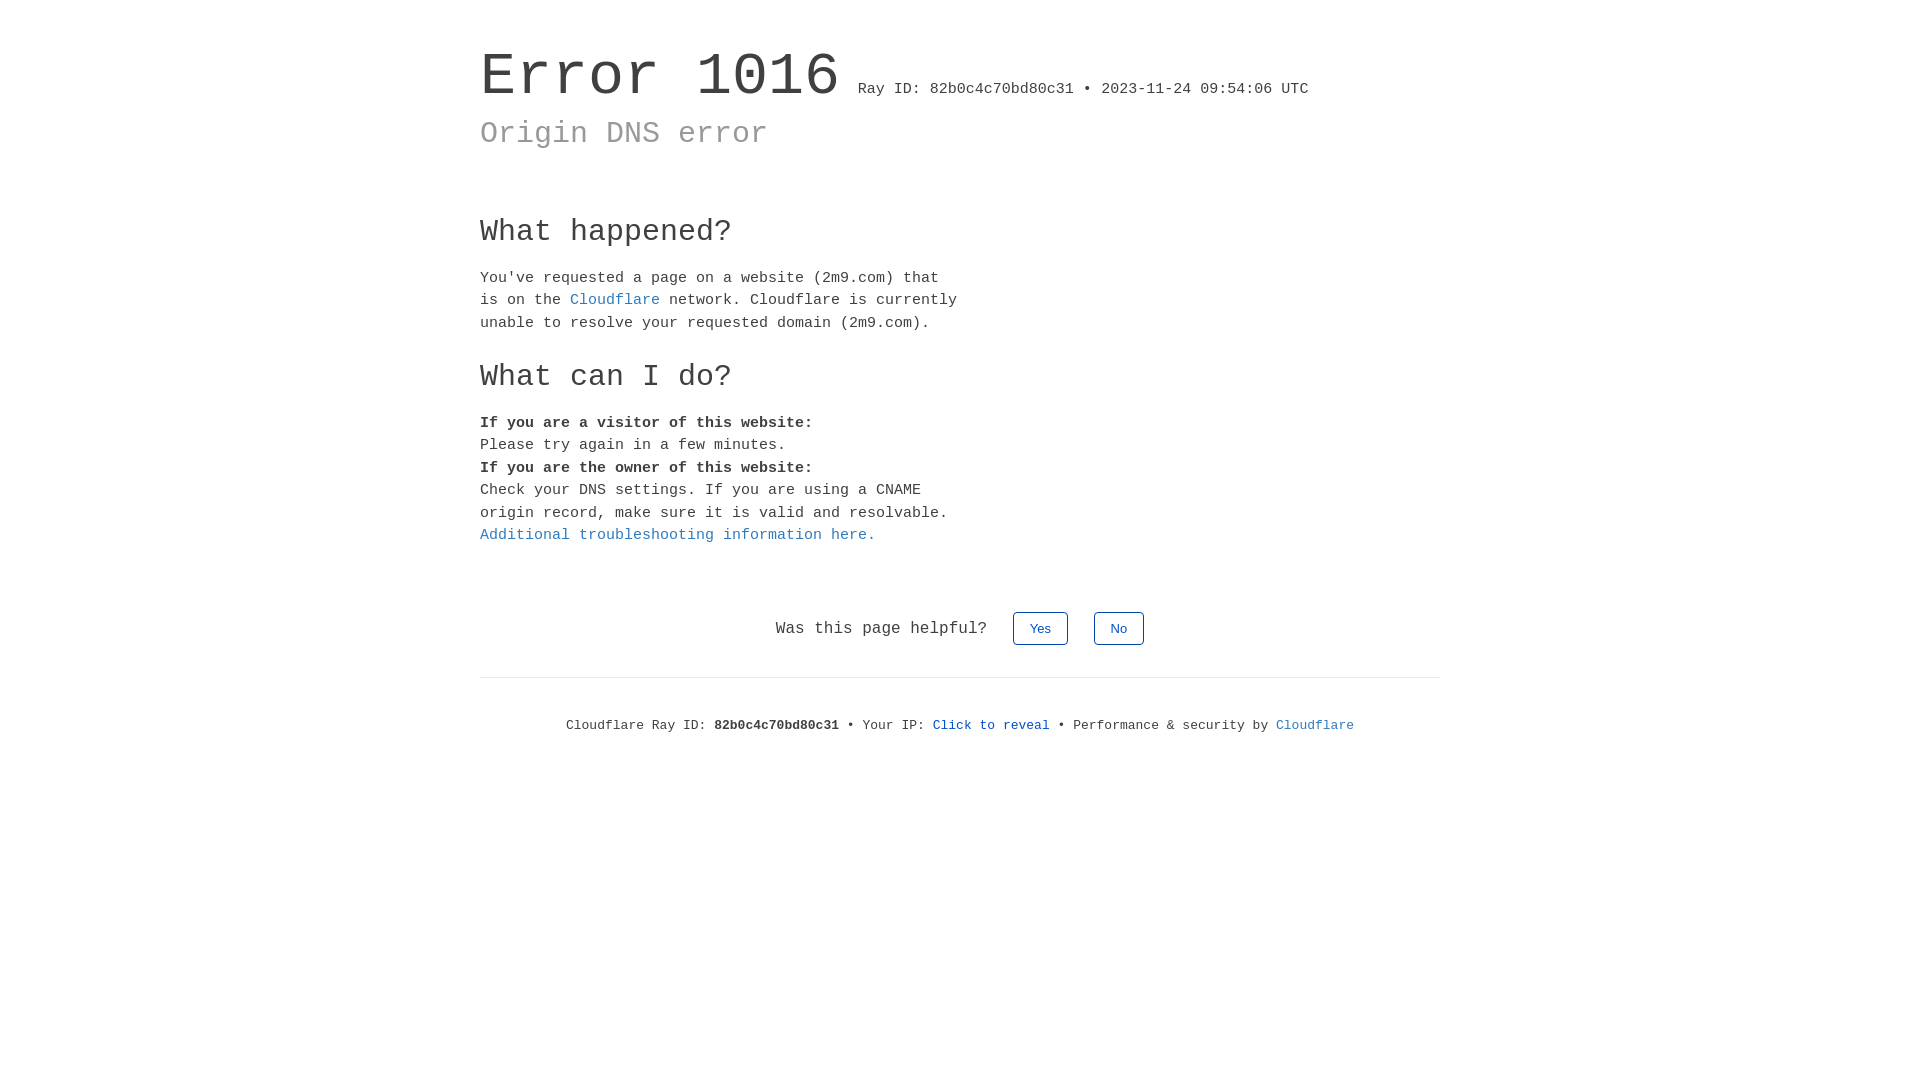 This screenshot has width=1920, height=1080. I want to click on 'Cloudflare', so click(613, 300).